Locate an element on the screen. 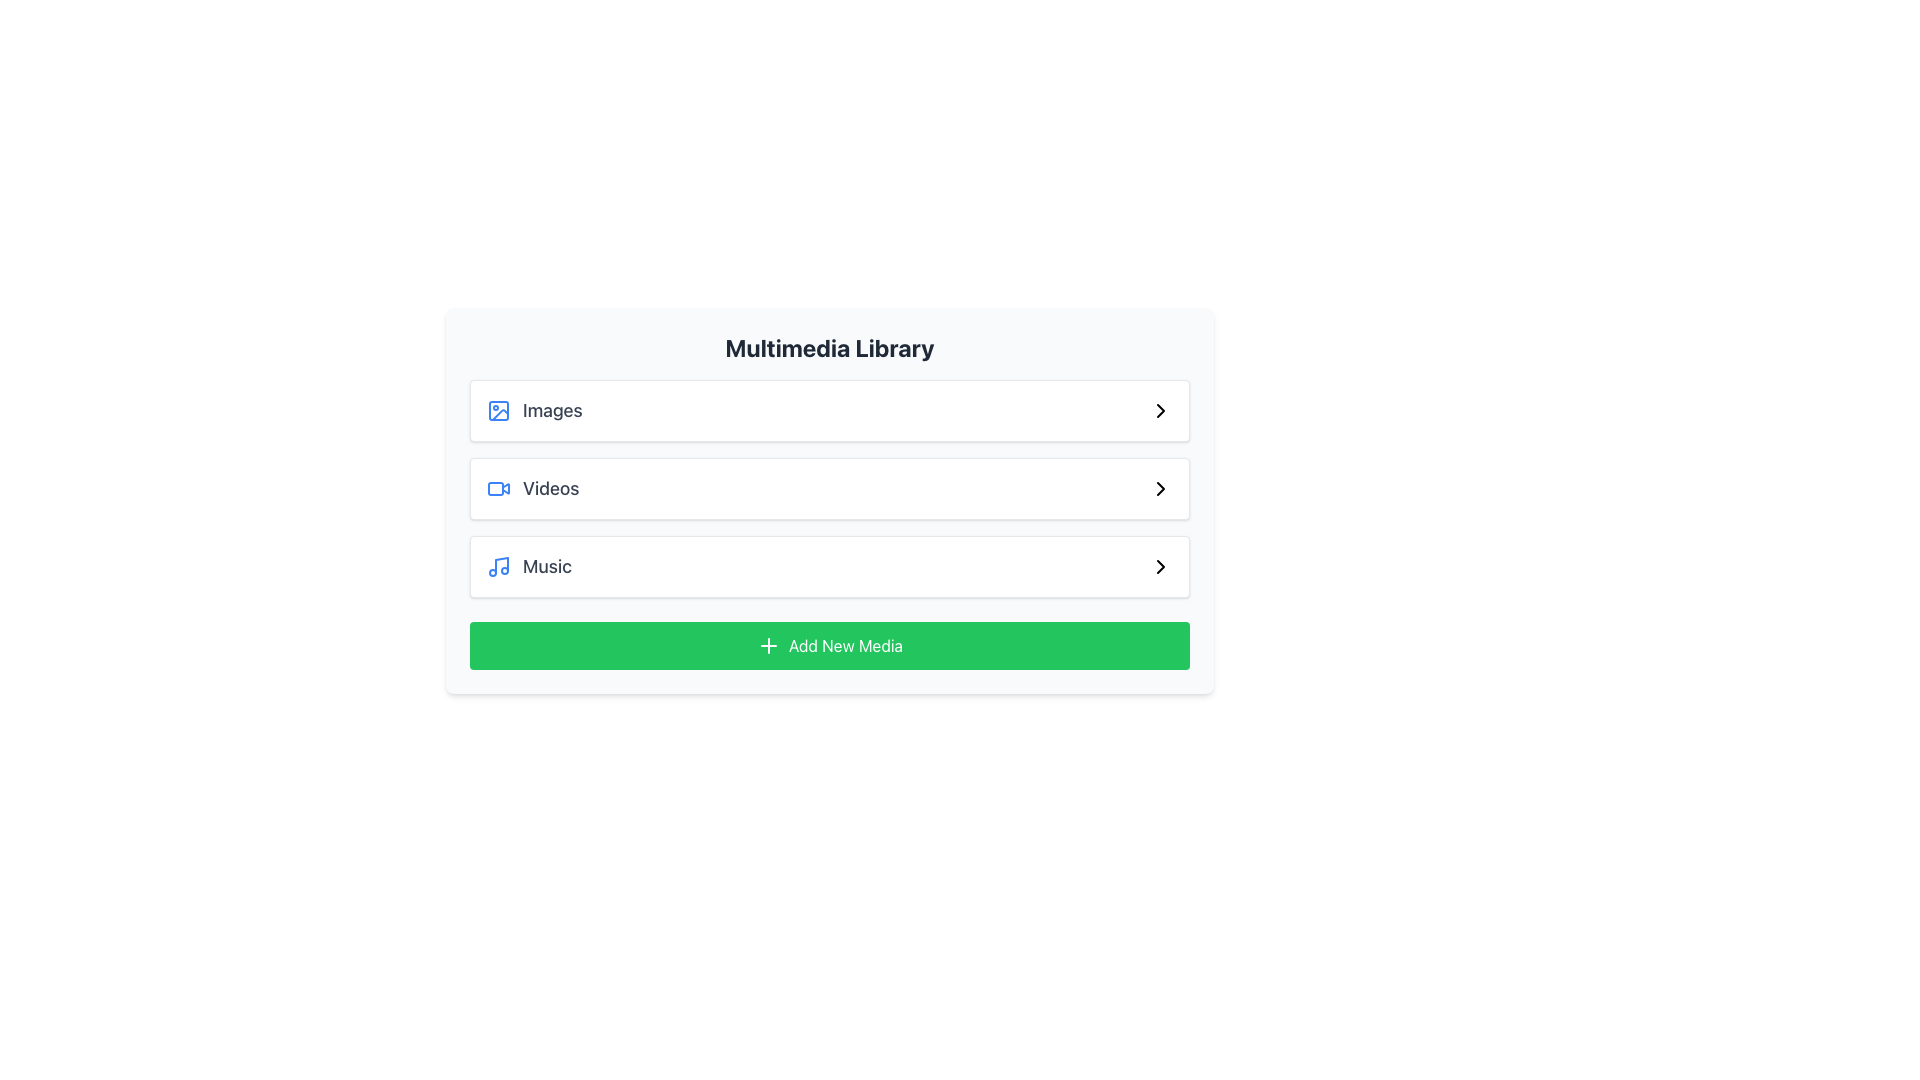 This screenshot has height=1080, width=1920. the 'Videos' button in the 'Multimedia Library' section is located at coordinates (830, 489).